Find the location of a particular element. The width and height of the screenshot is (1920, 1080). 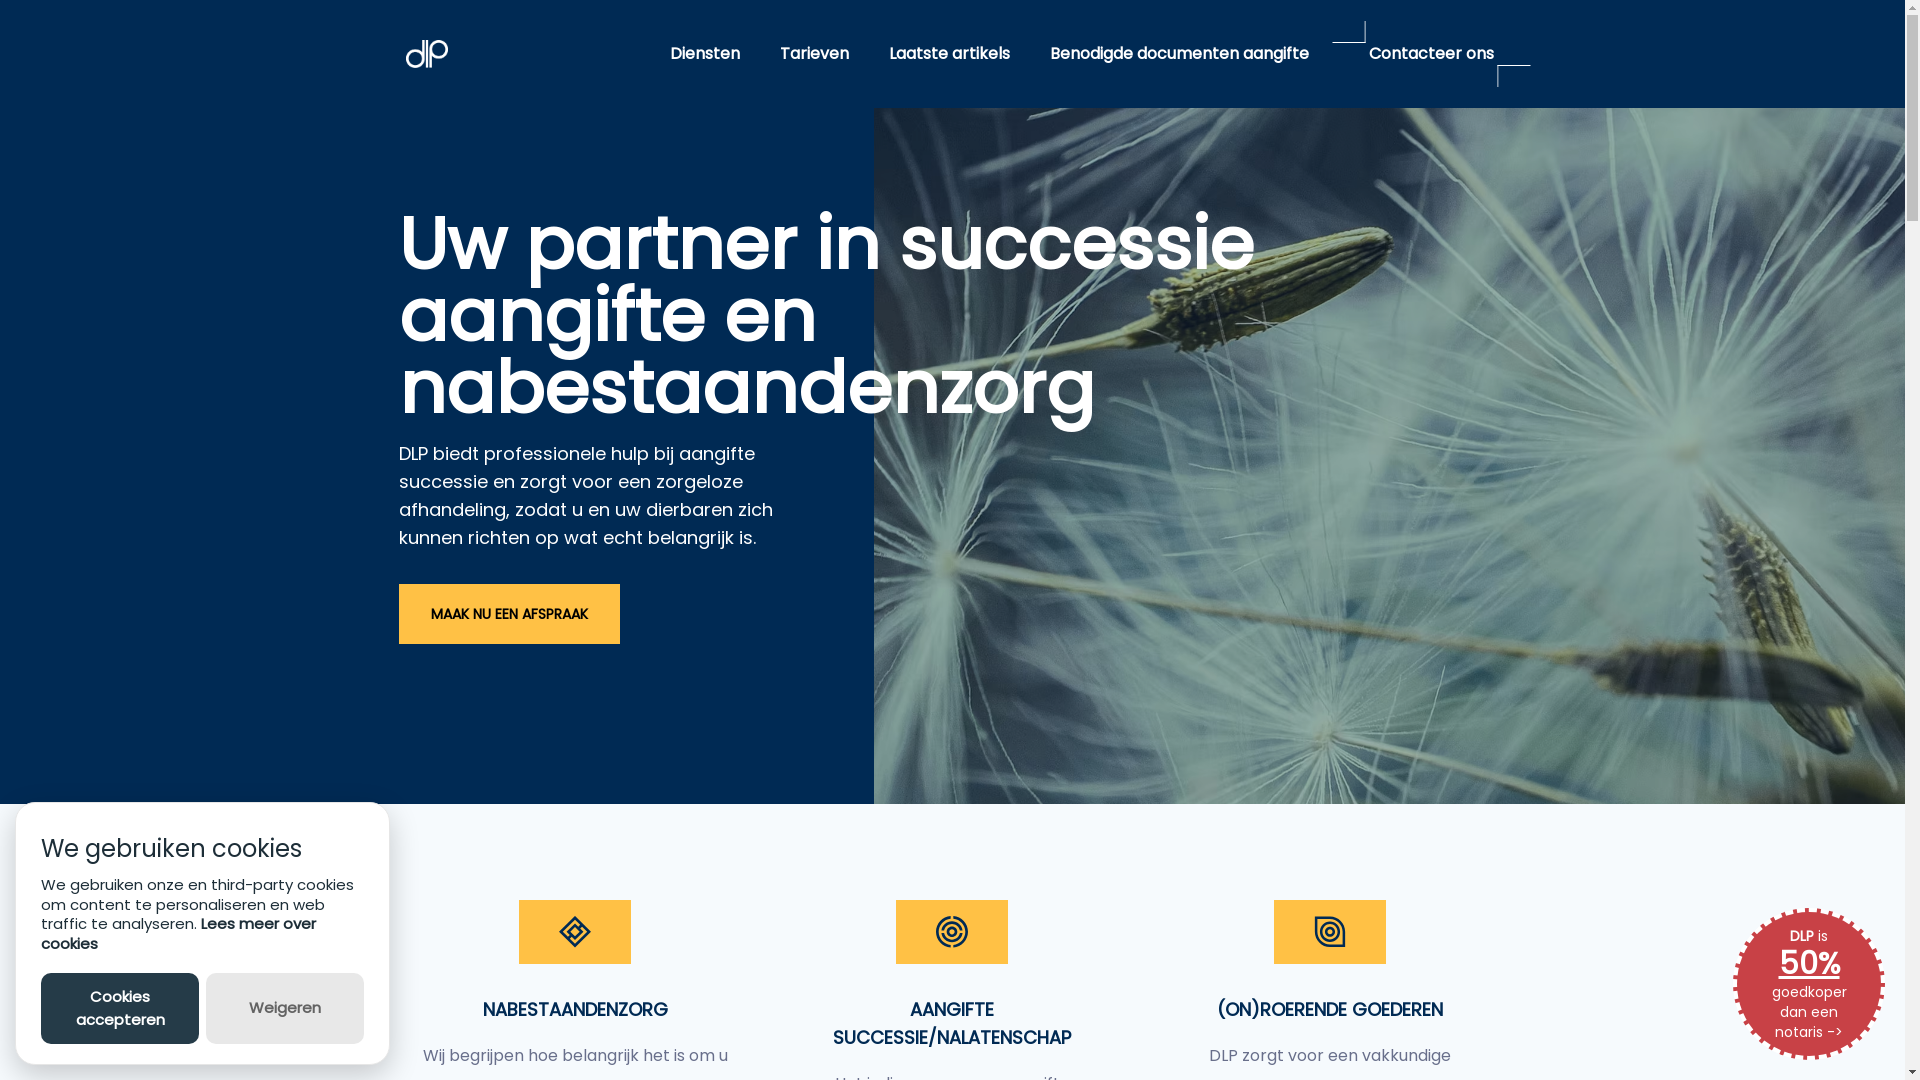

'Cookies accepteren' is located at coordinates (119, 1008).